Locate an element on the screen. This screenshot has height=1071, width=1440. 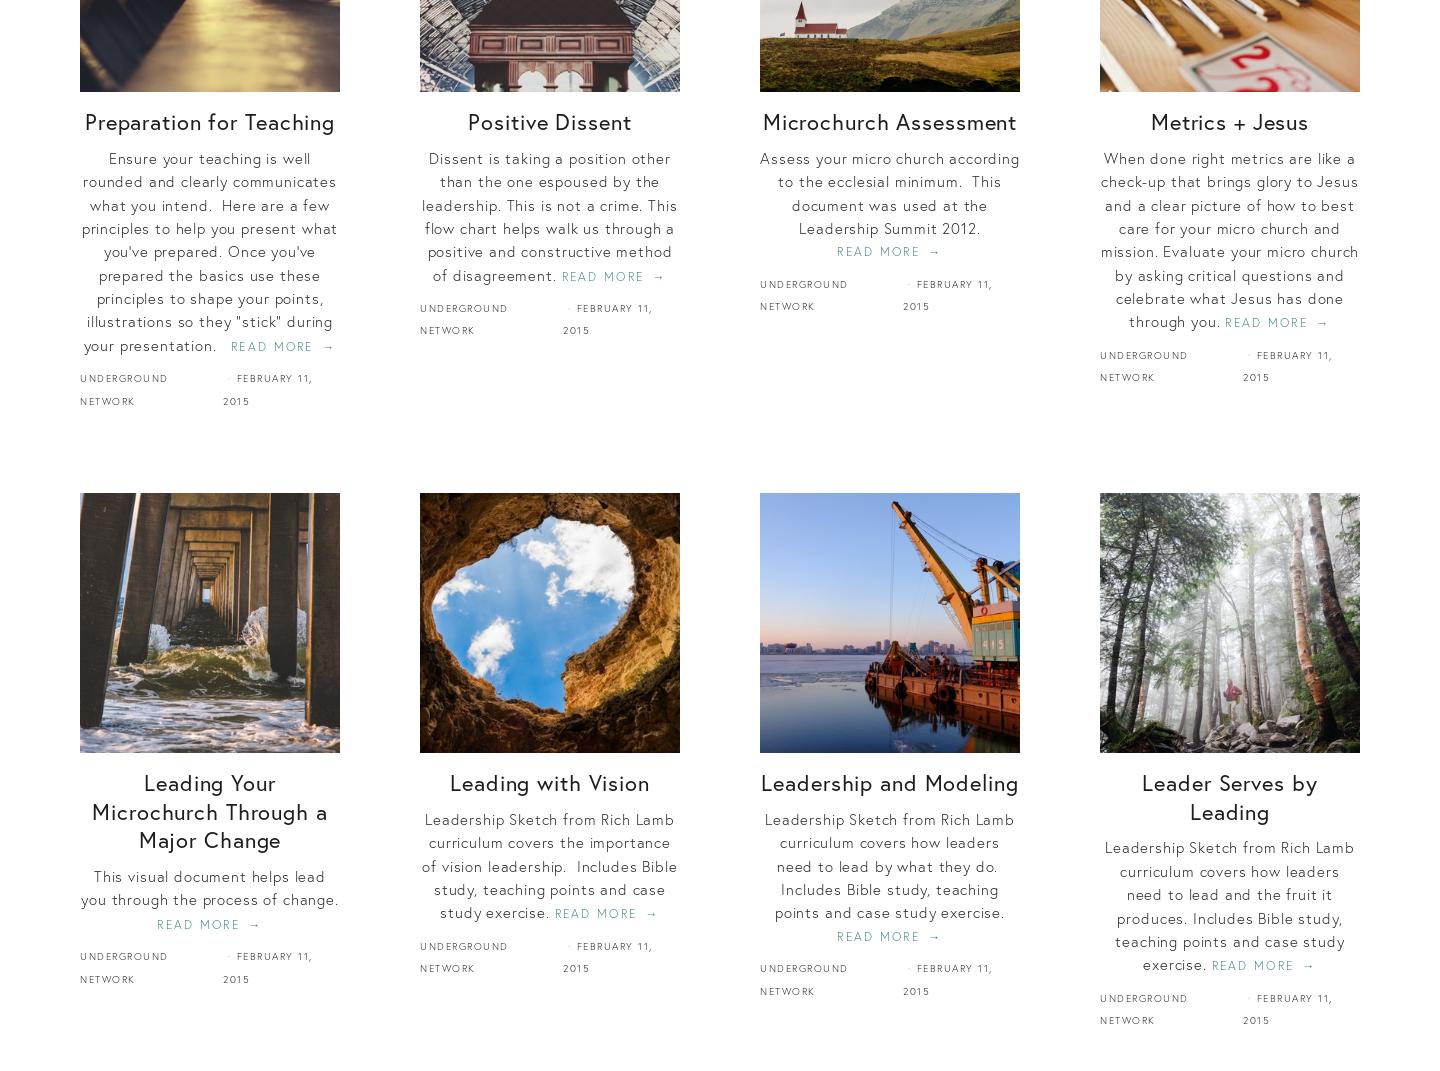
'Ensure your teaching is well rounded and clearly communicates what you intend.  Here are a few principles to help you present what you’ve prepared. Once you’ve prepared the basics use these principles to shape your points, illustrations so they “stick” during your presentation.' is located at coordinates (209, 250).